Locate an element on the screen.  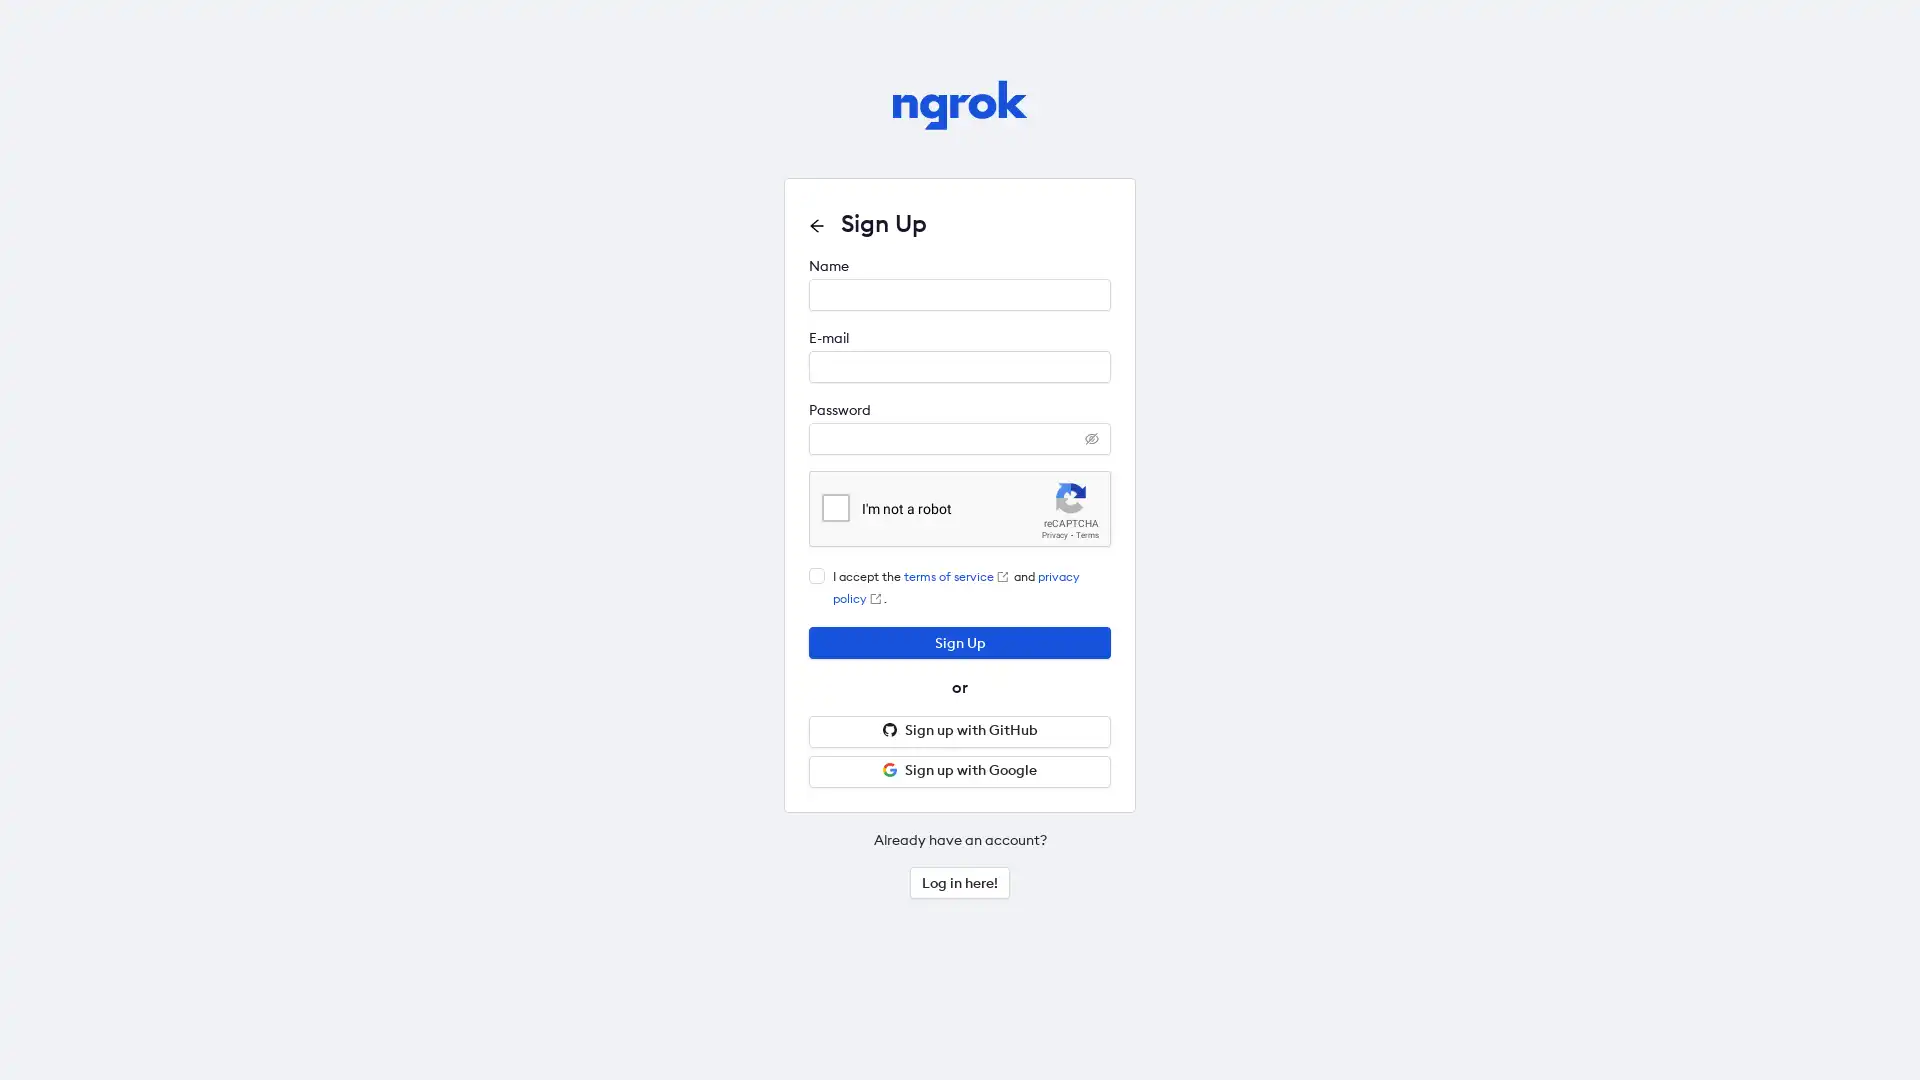
Back is located at coordinates (816, 225).